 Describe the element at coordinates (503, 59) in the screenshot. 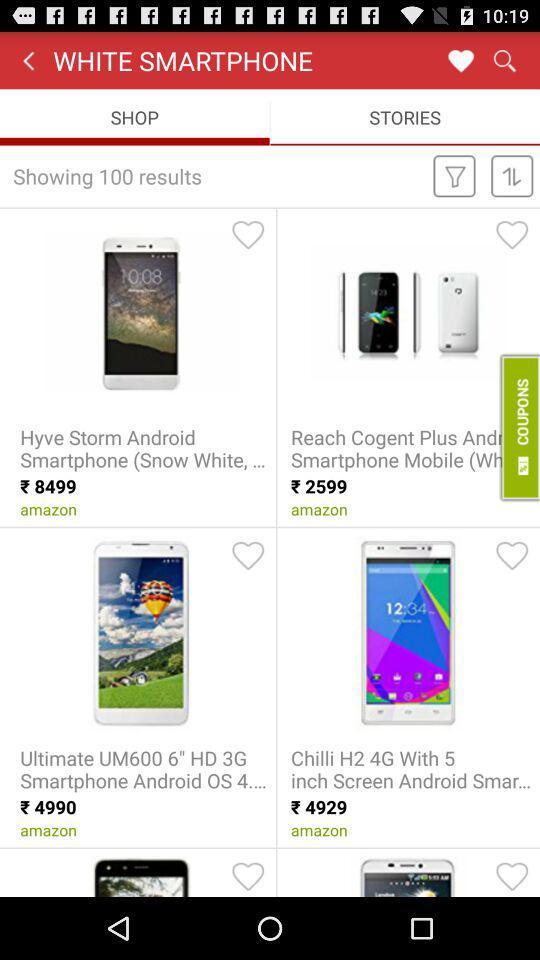

I see `open search box` at that location.